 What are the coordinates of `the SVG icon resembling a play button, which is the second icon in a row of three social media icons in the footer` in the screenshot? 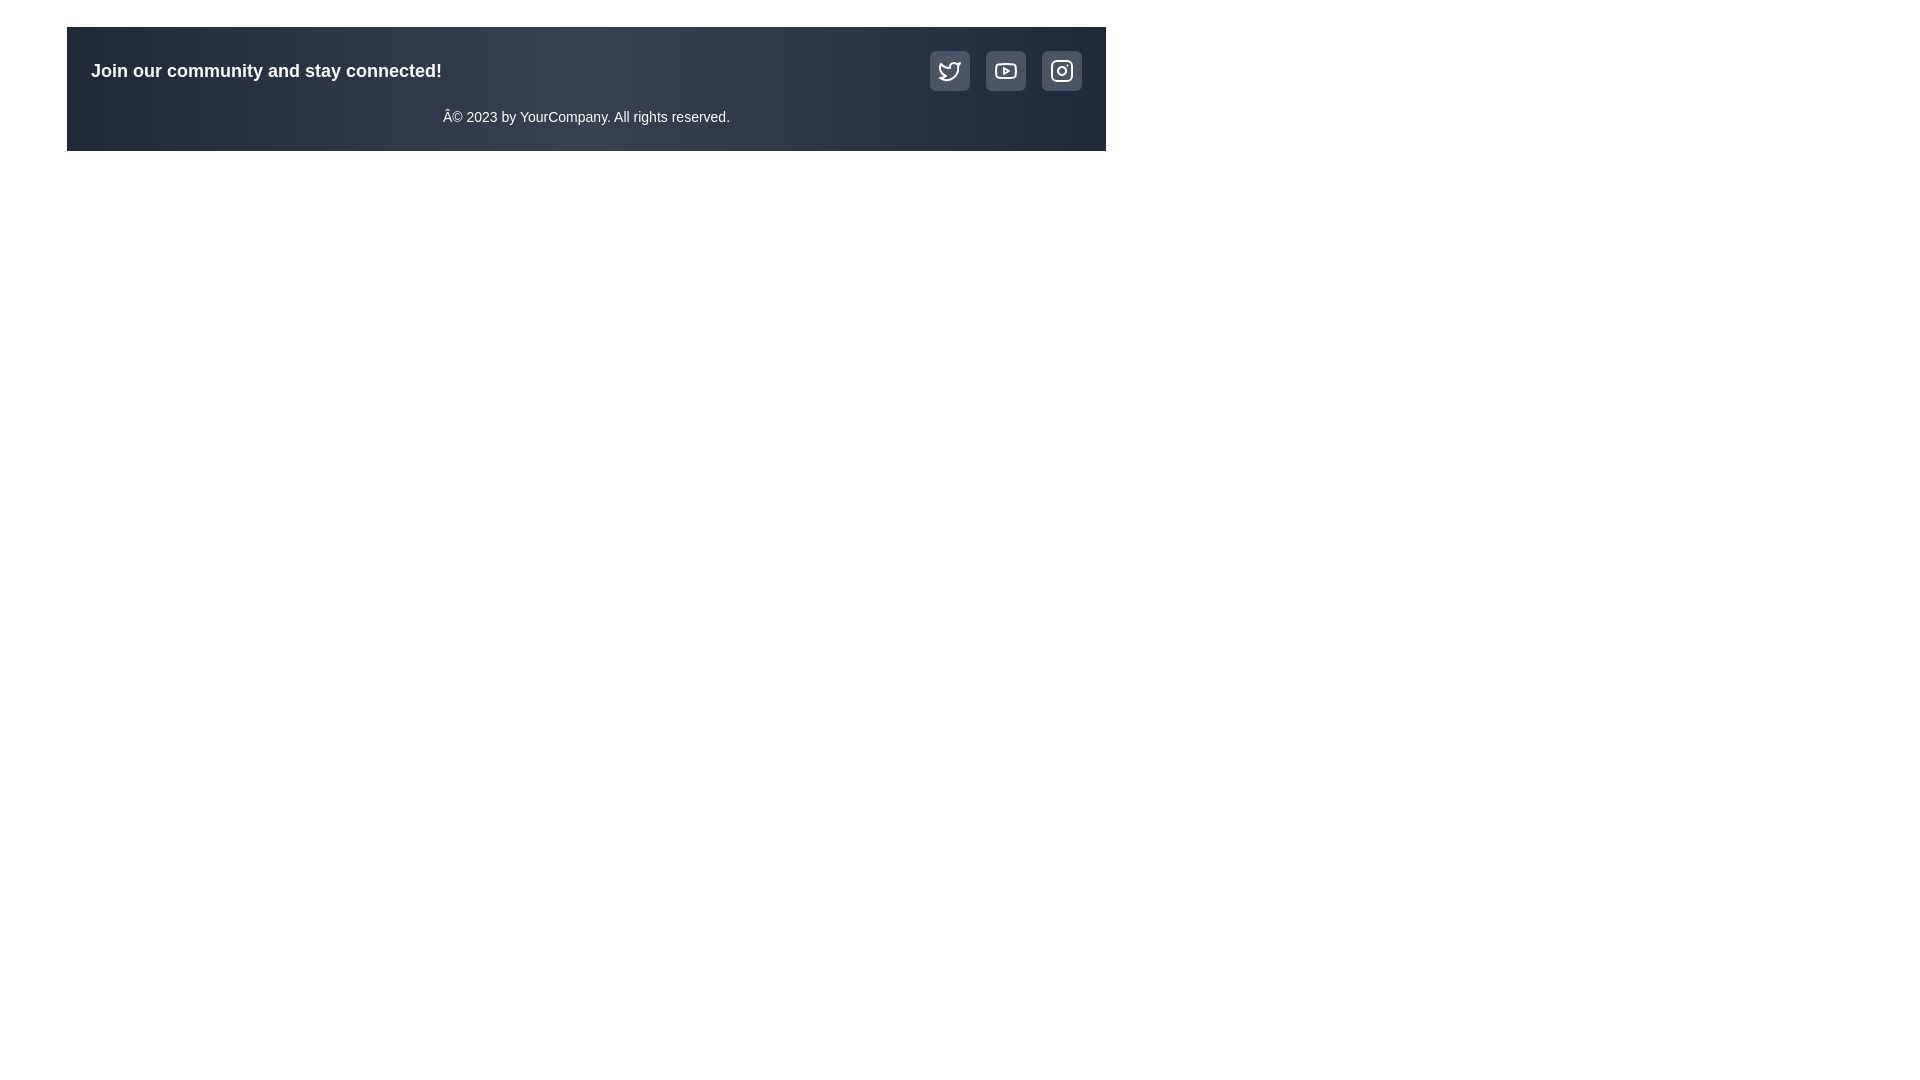 It's located at (1006, 69).